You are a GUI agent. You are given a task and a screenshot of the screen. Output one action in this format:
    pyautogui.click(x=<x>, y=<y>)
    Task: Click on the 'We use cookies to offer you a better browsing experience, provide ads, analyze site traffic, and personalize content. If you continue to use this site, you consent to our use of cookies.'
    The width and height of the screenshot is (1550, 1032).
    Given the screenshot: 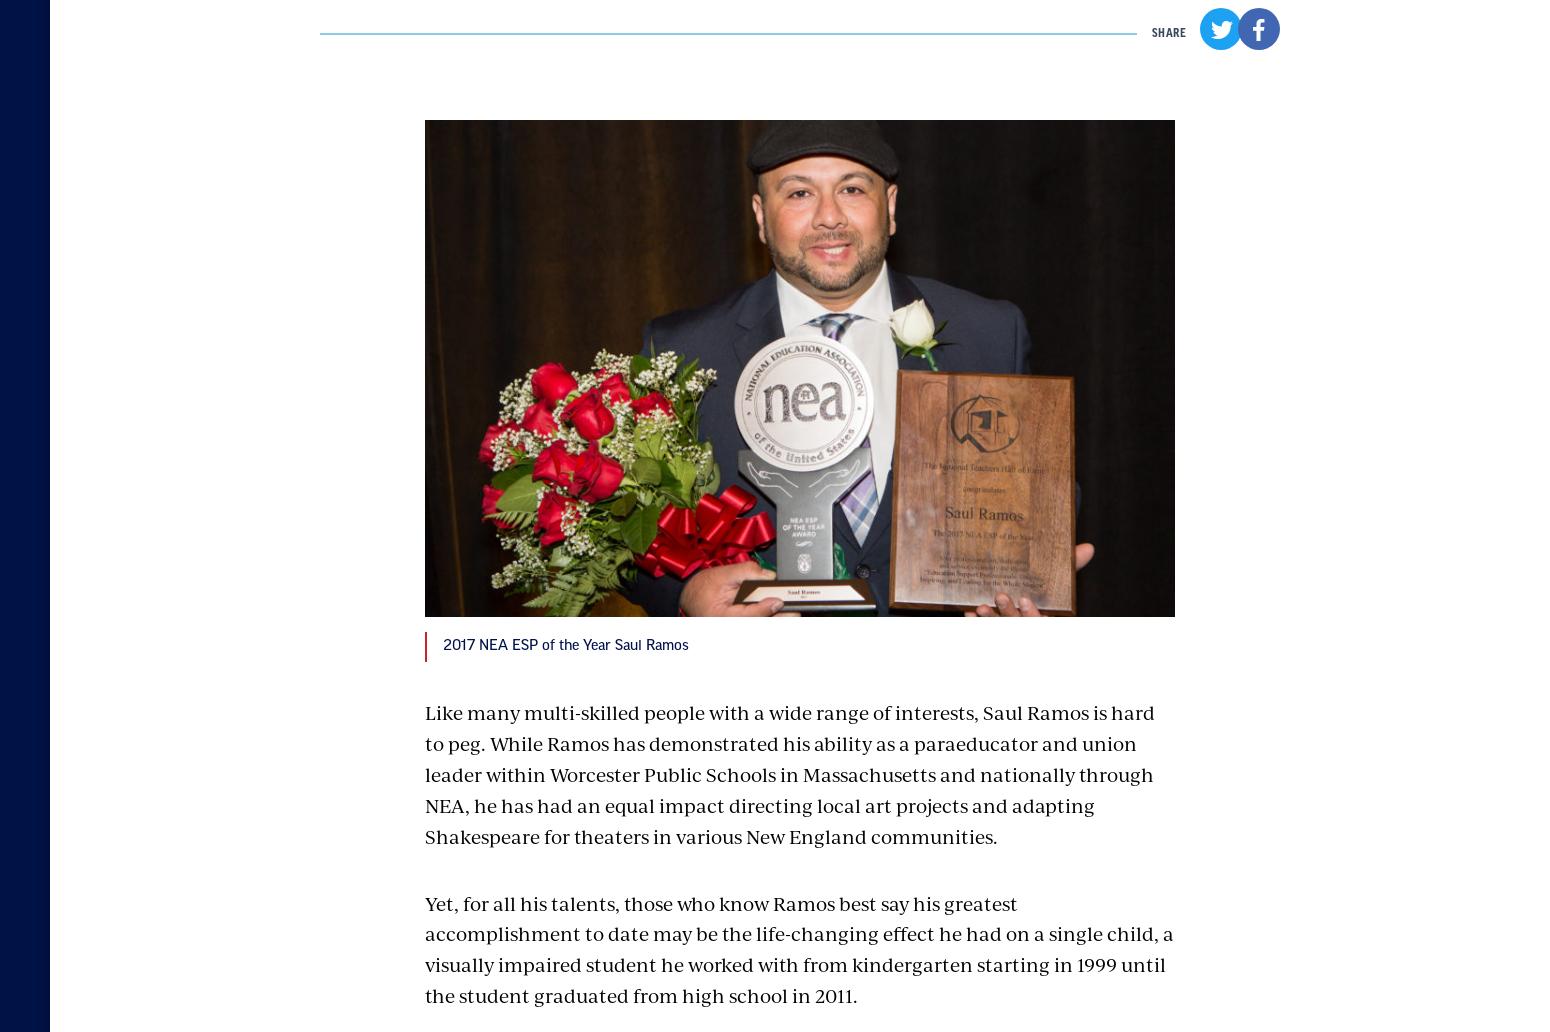 What is the action you would take?
    pyautogui.click(x=294, y=917)
    